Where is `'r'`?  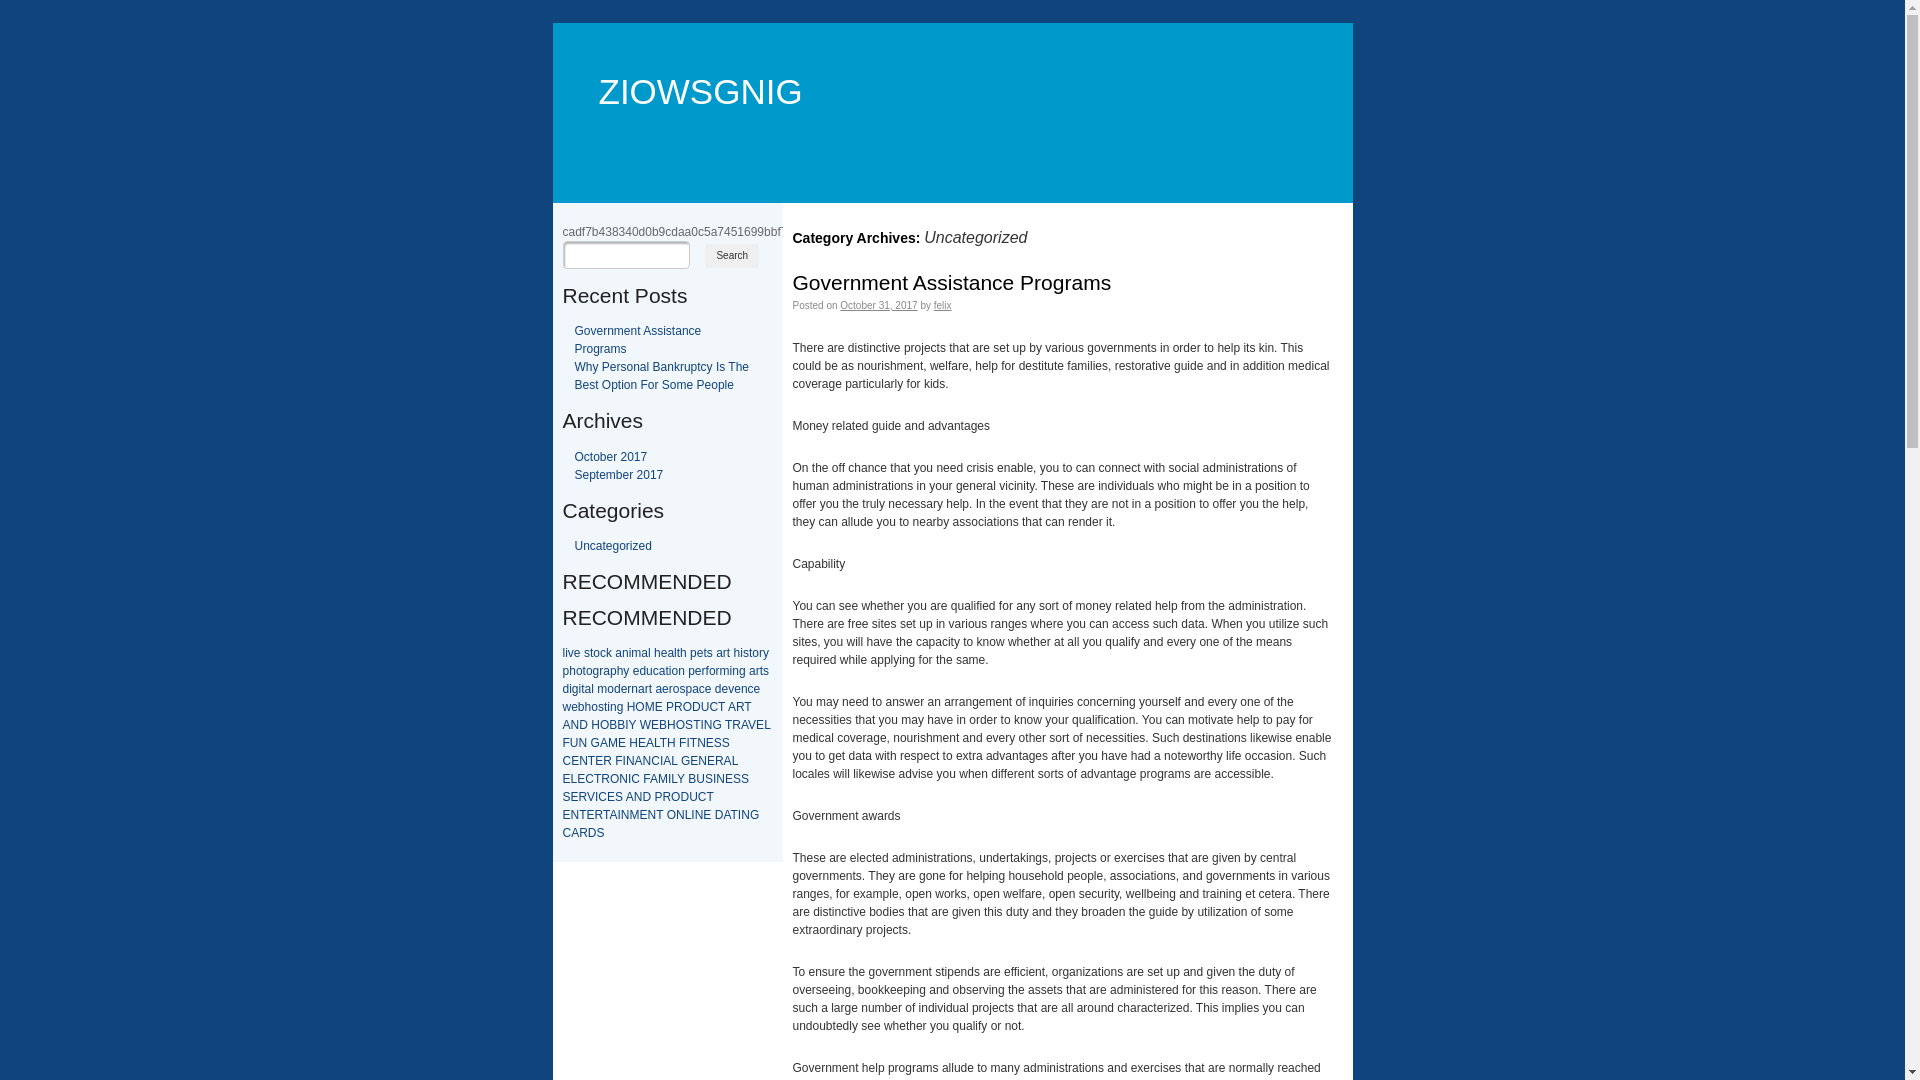
'r' is located at coordinates (723, 652).